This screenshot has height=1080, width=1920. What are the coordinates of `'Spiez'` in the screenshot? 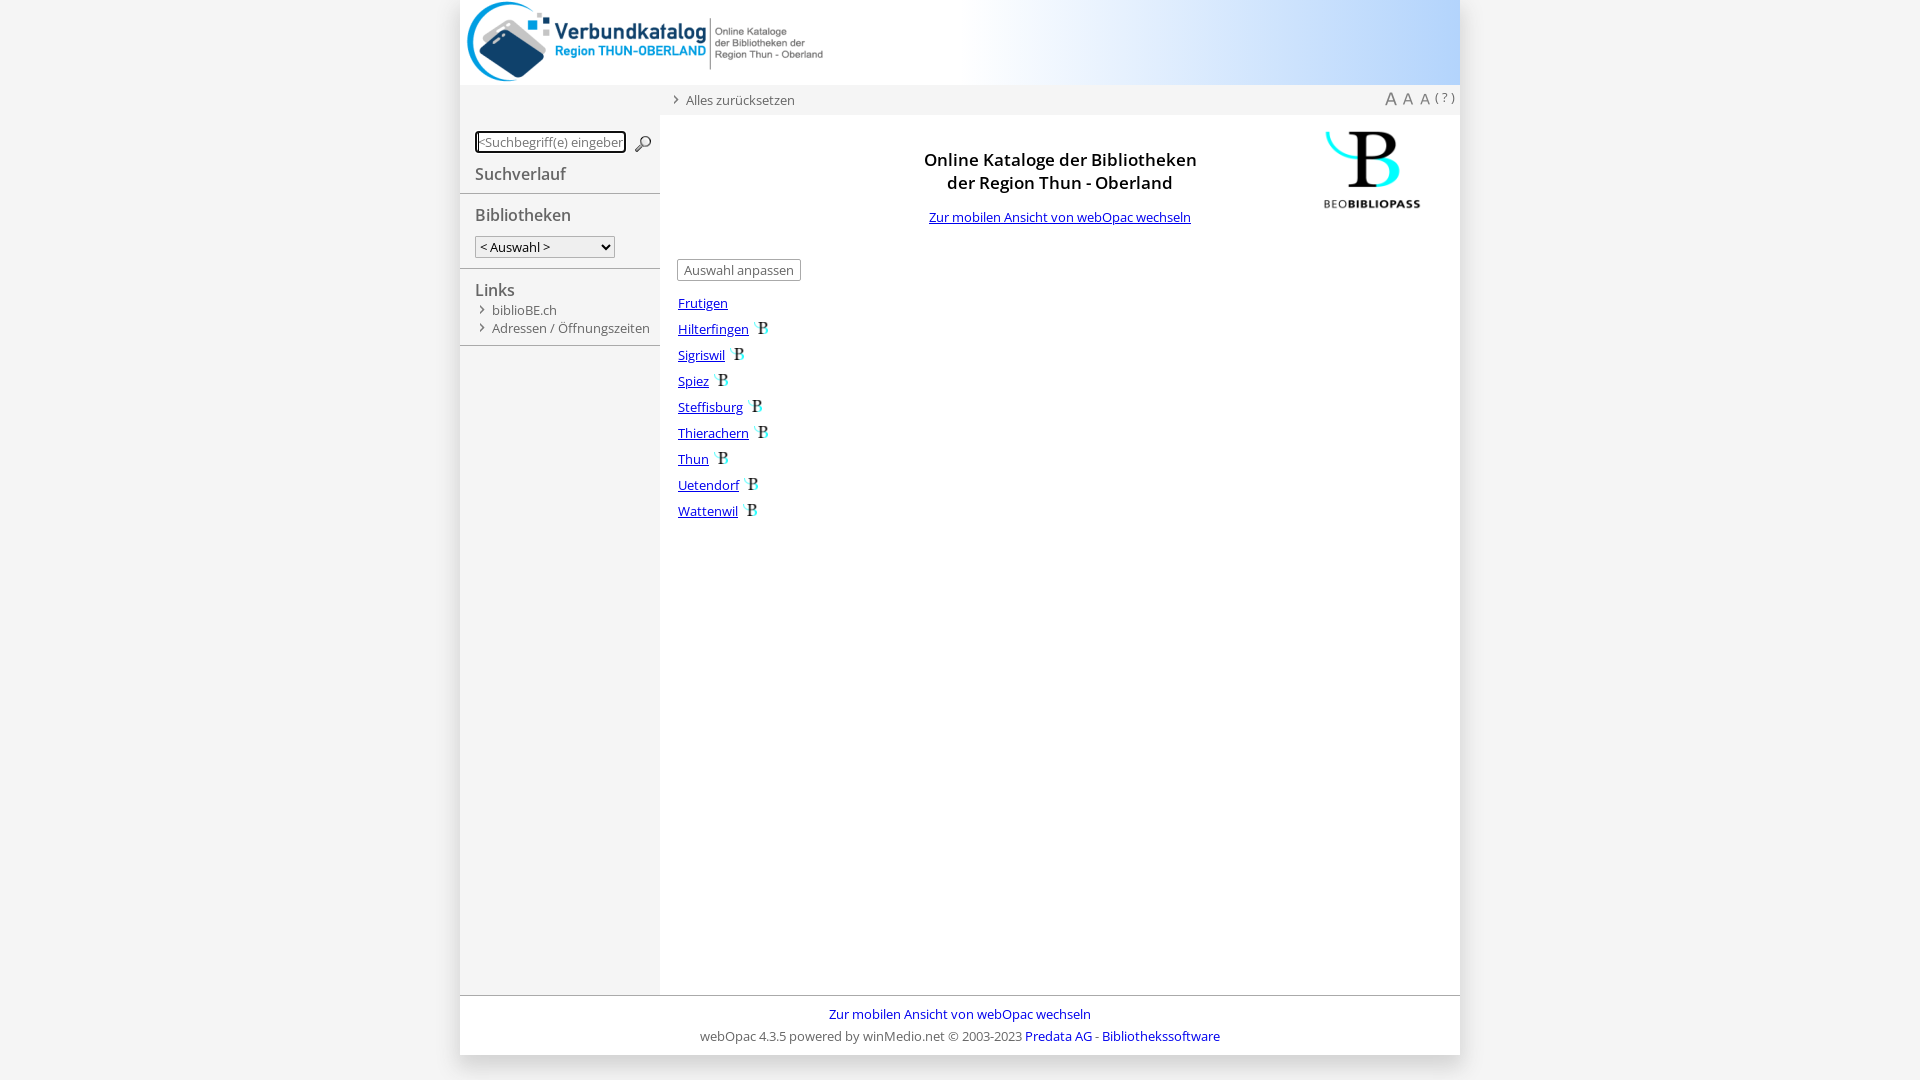 It's located at (693, 381).